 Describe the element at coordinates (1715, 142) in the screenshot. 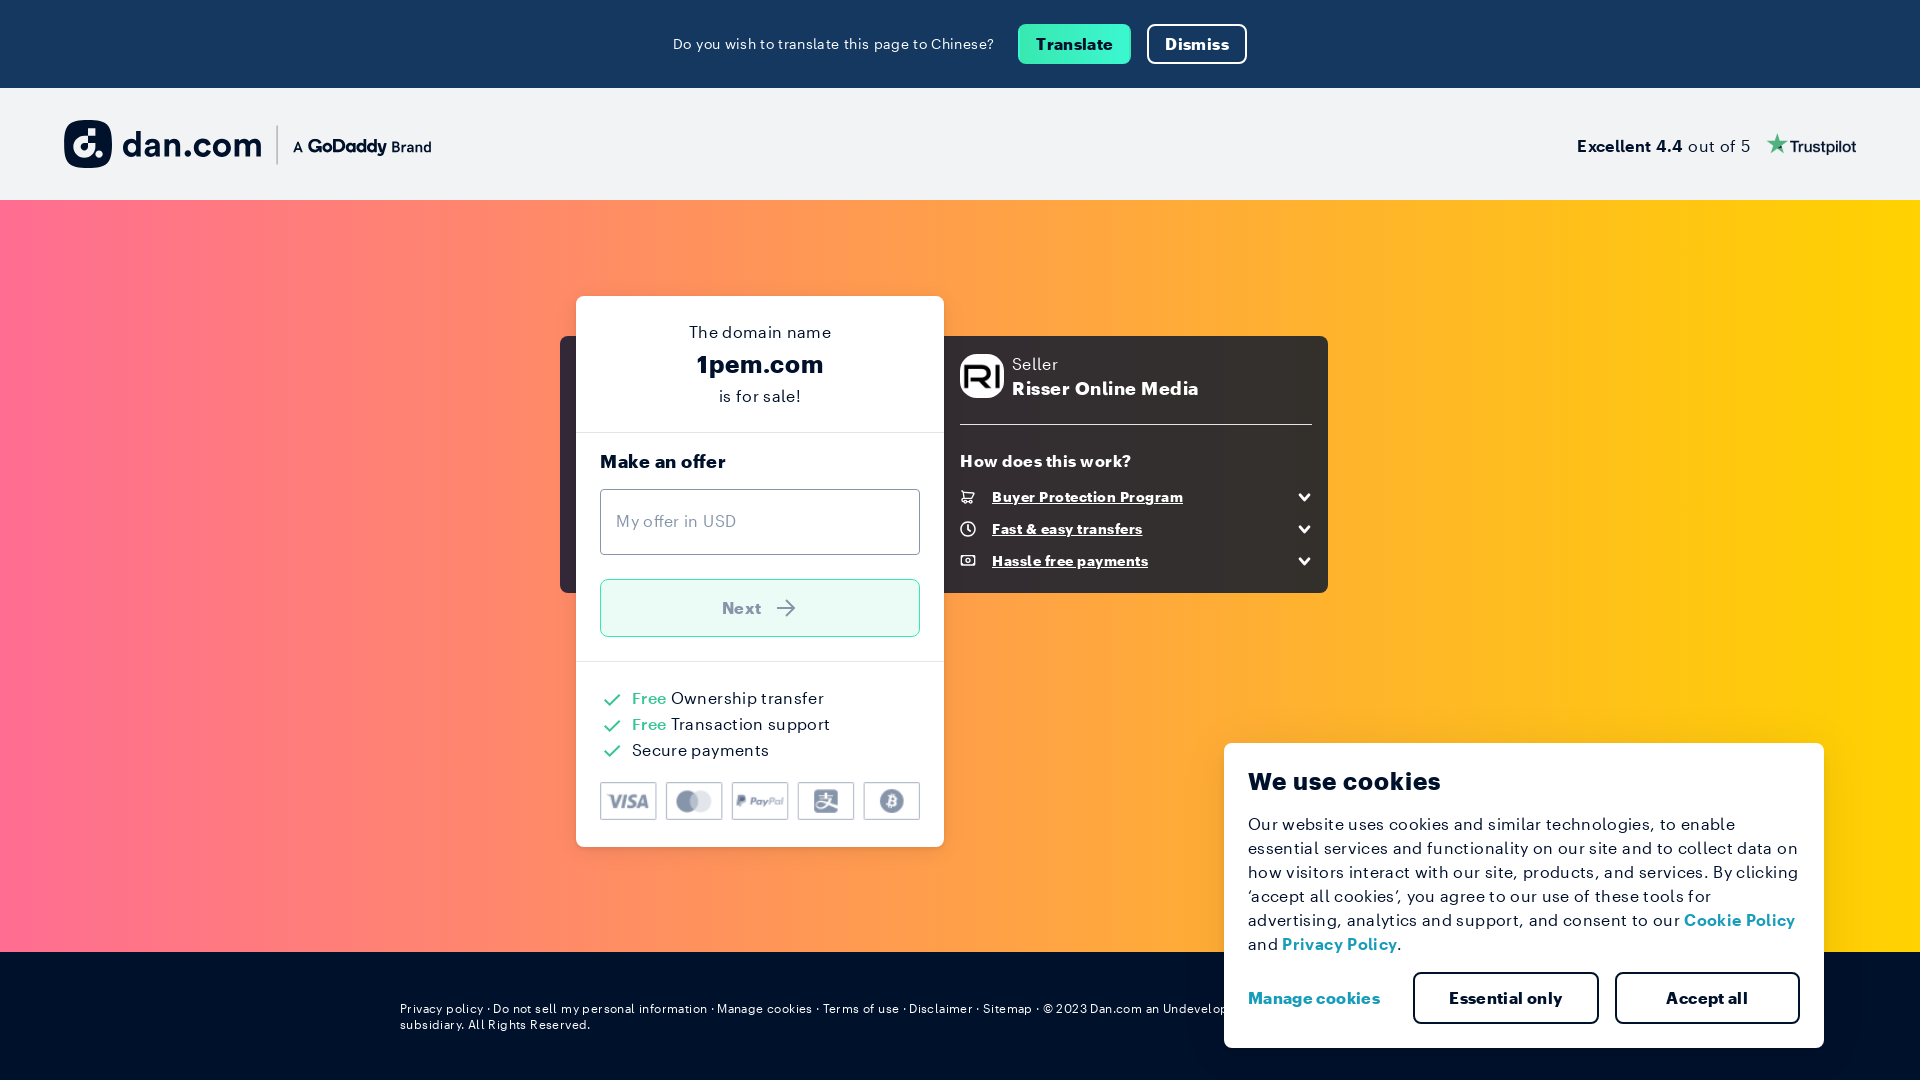

I see `'Excellent 4.4 out of 5'` at that location.